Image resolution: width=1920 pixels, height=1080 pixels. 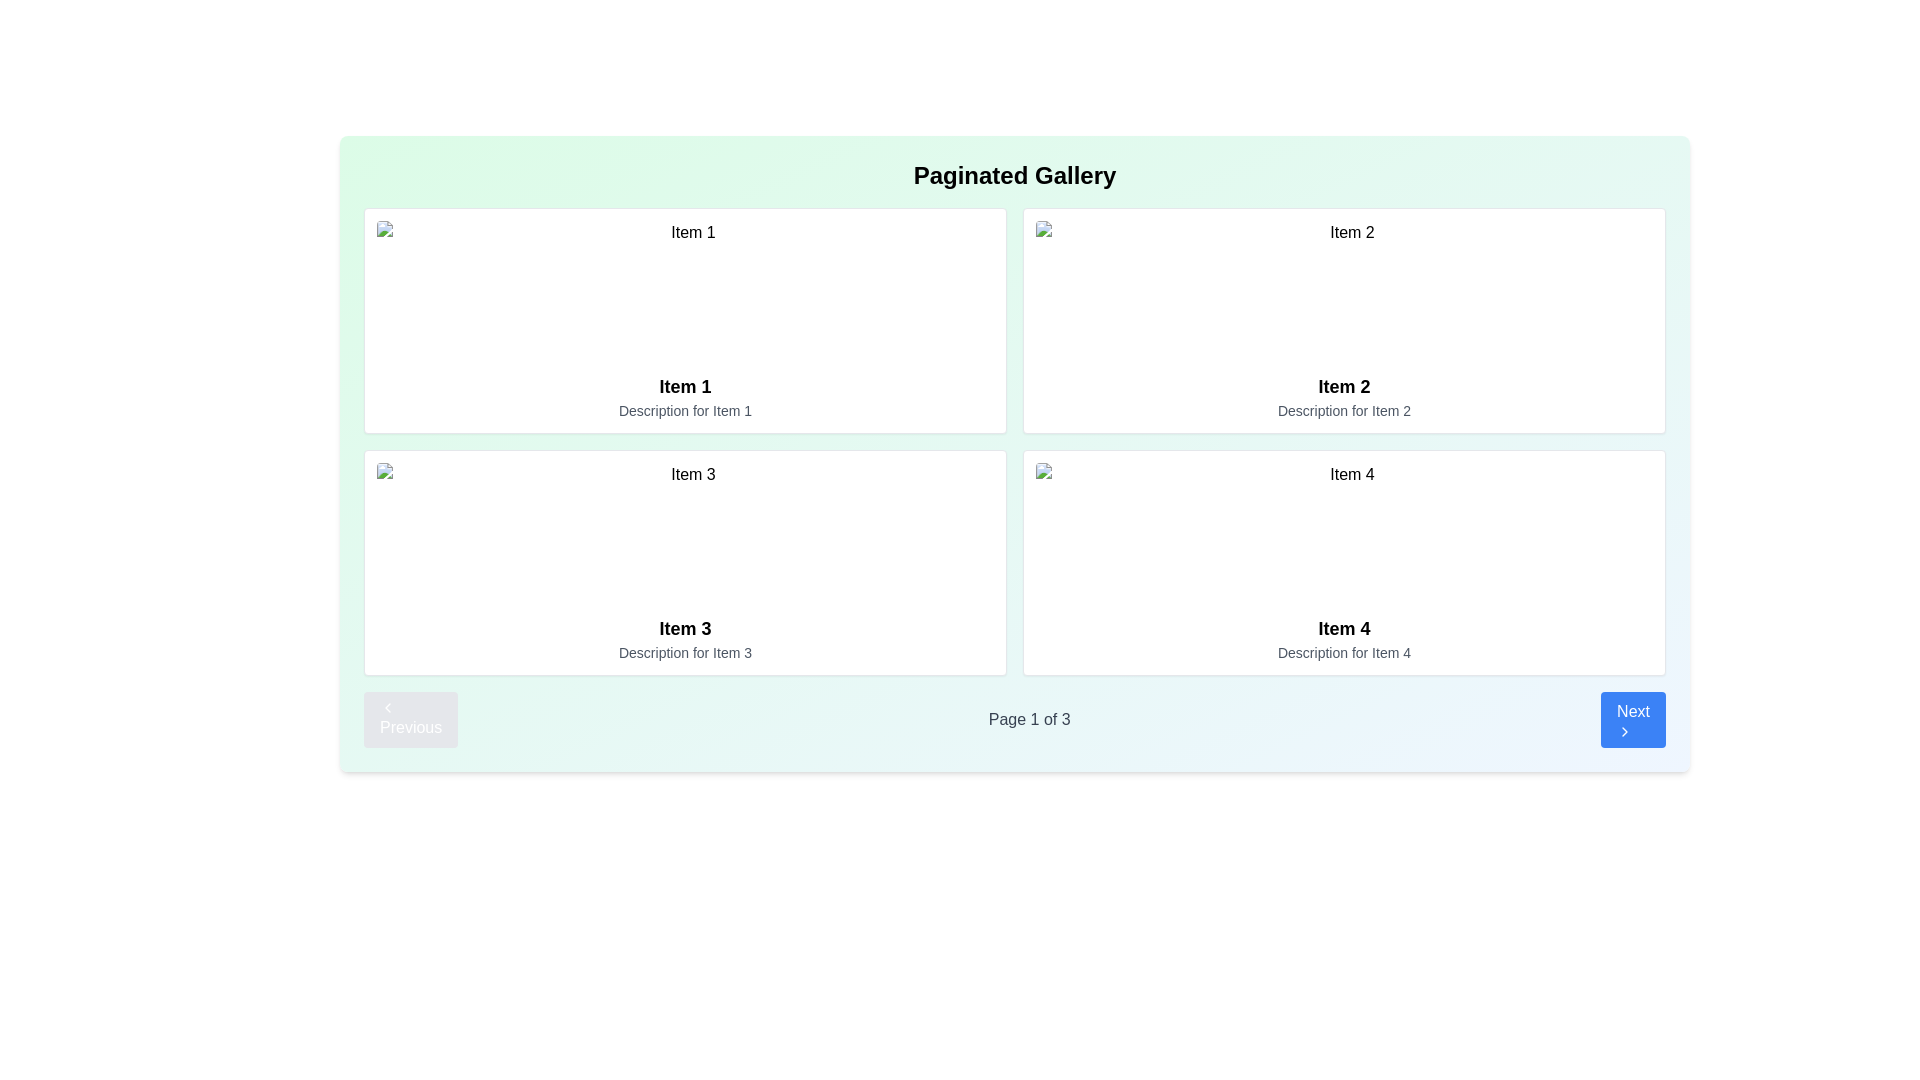 I want to click on the third card component labeled 'Item 3', which is a white card with a rounded border, so click(x=685, y=563).